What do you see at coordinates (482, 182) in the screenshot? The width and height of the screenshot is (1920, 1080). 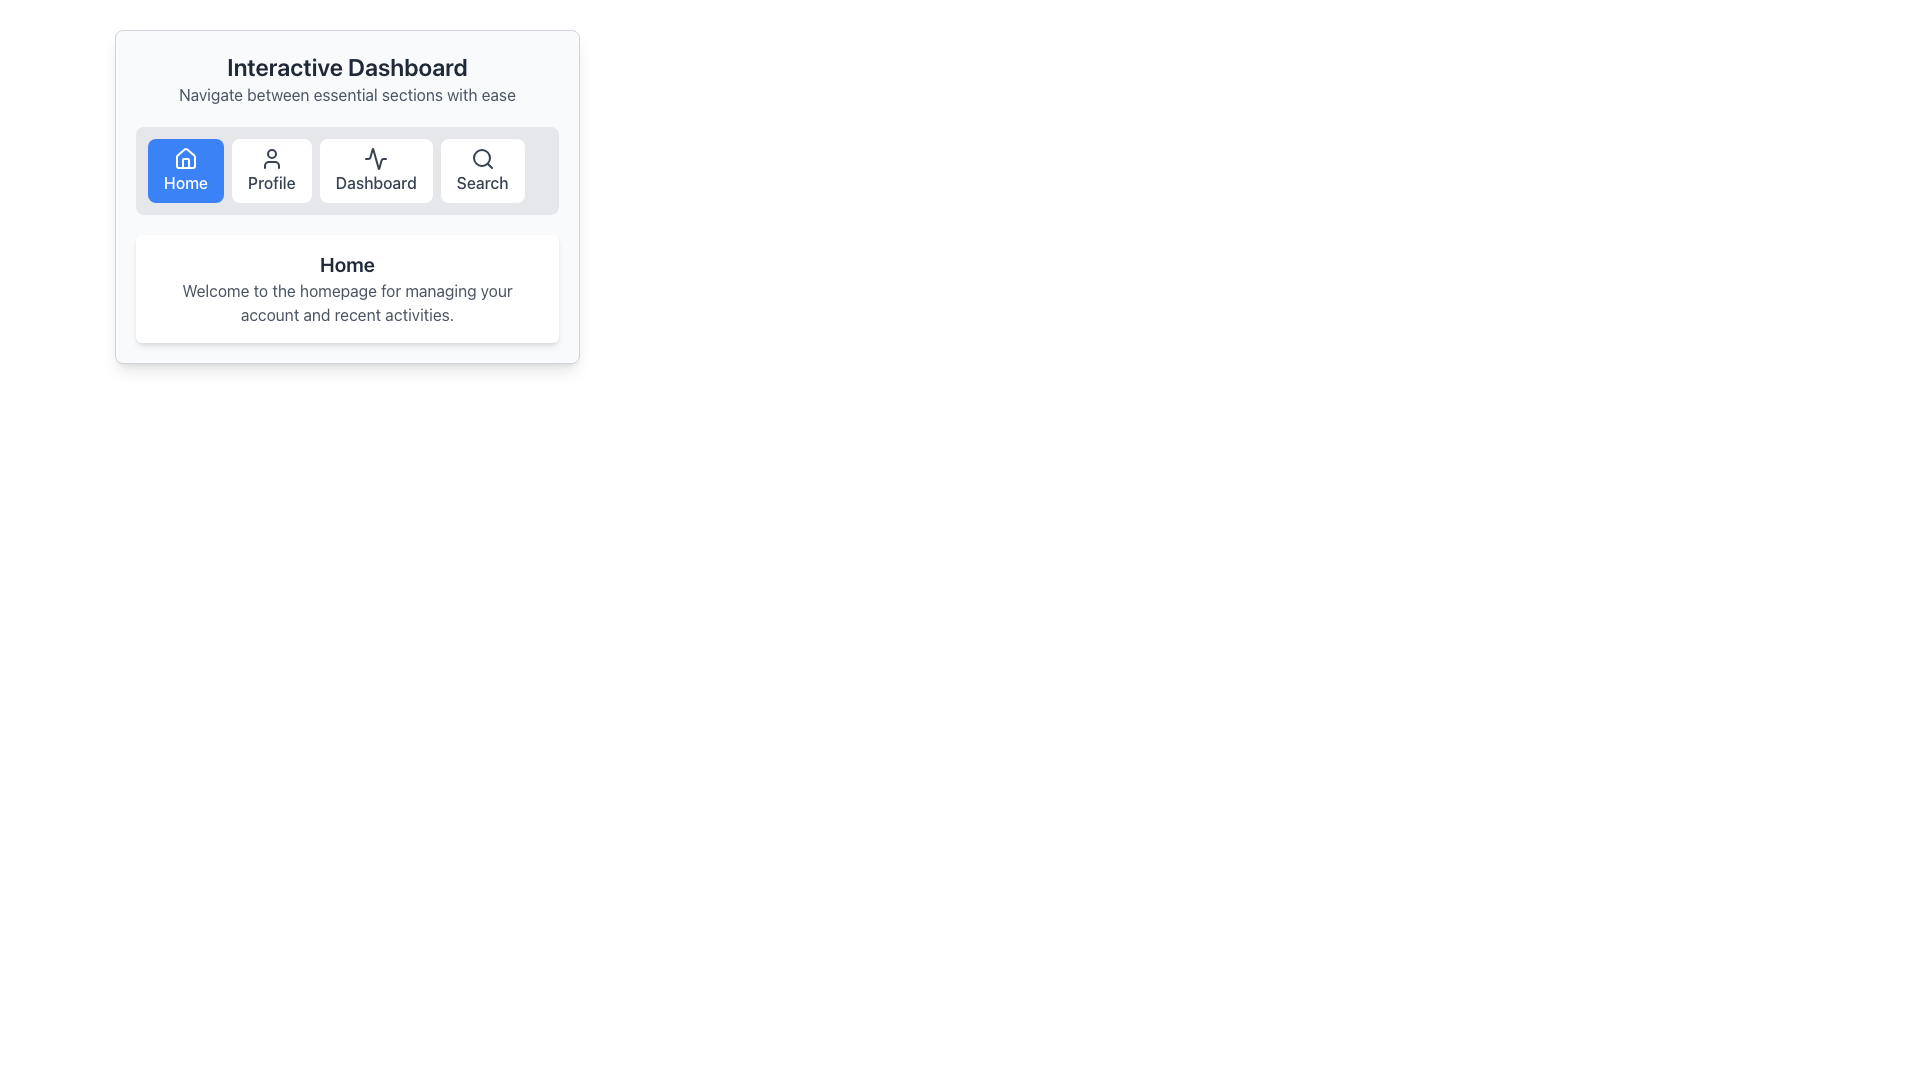 I see `the text label that describes the search icon, located in the upper-right section of the interface, immediately below and slightly to the right of the search icon` at bounding box center [482, 182].